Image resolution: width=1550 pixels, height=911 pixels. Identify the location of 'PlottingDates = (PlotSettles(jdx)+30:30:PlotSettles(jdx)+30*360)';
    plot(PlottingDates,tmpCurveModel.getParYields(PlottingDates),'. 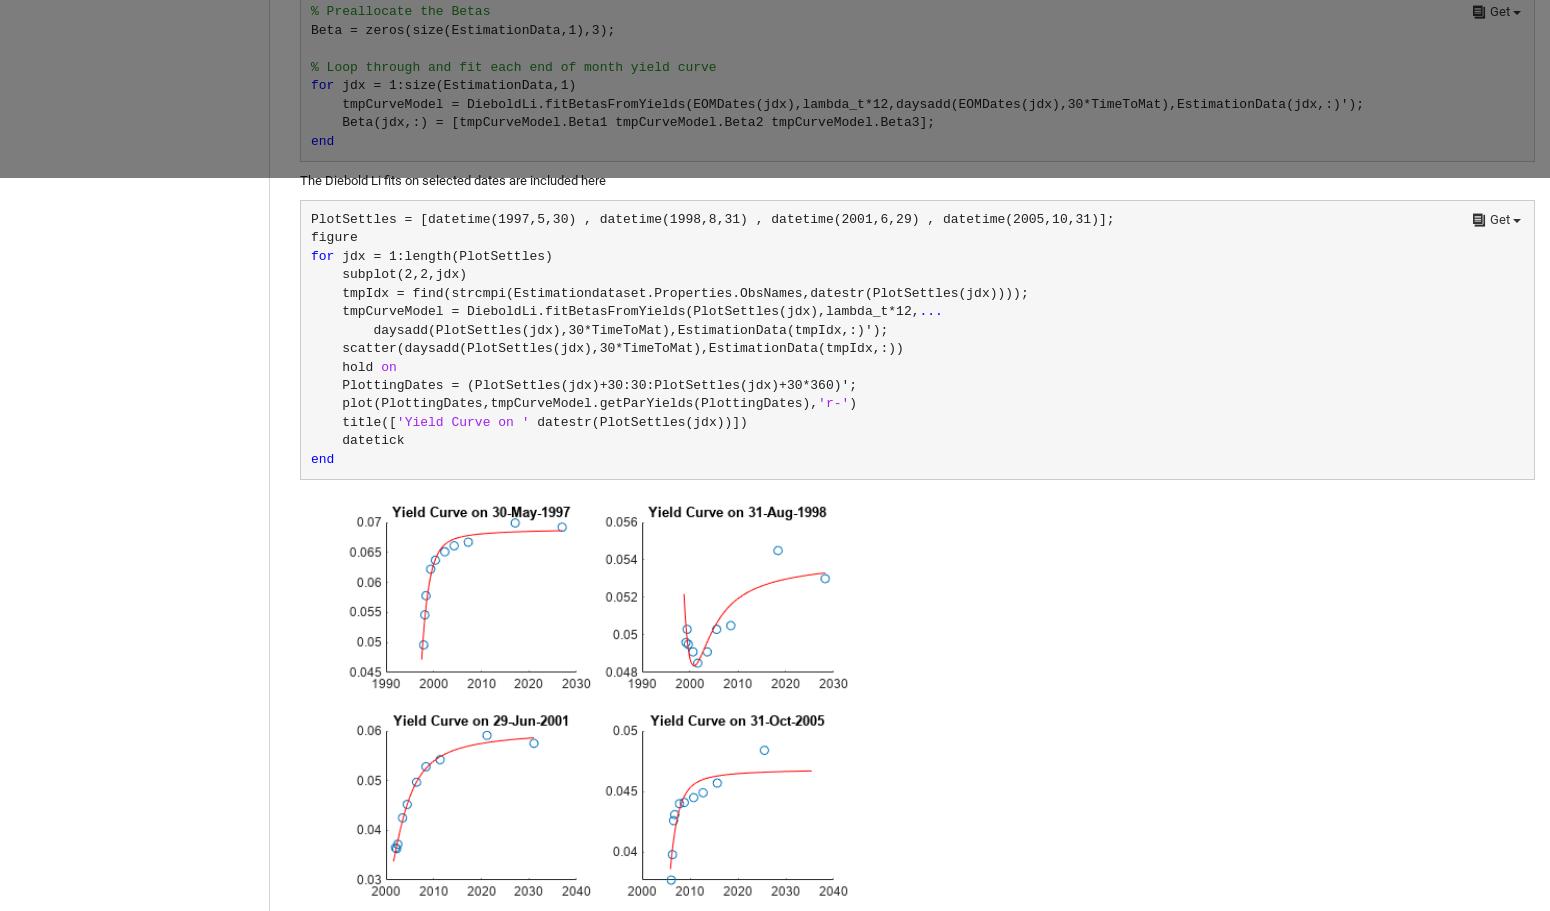
(584, 393).